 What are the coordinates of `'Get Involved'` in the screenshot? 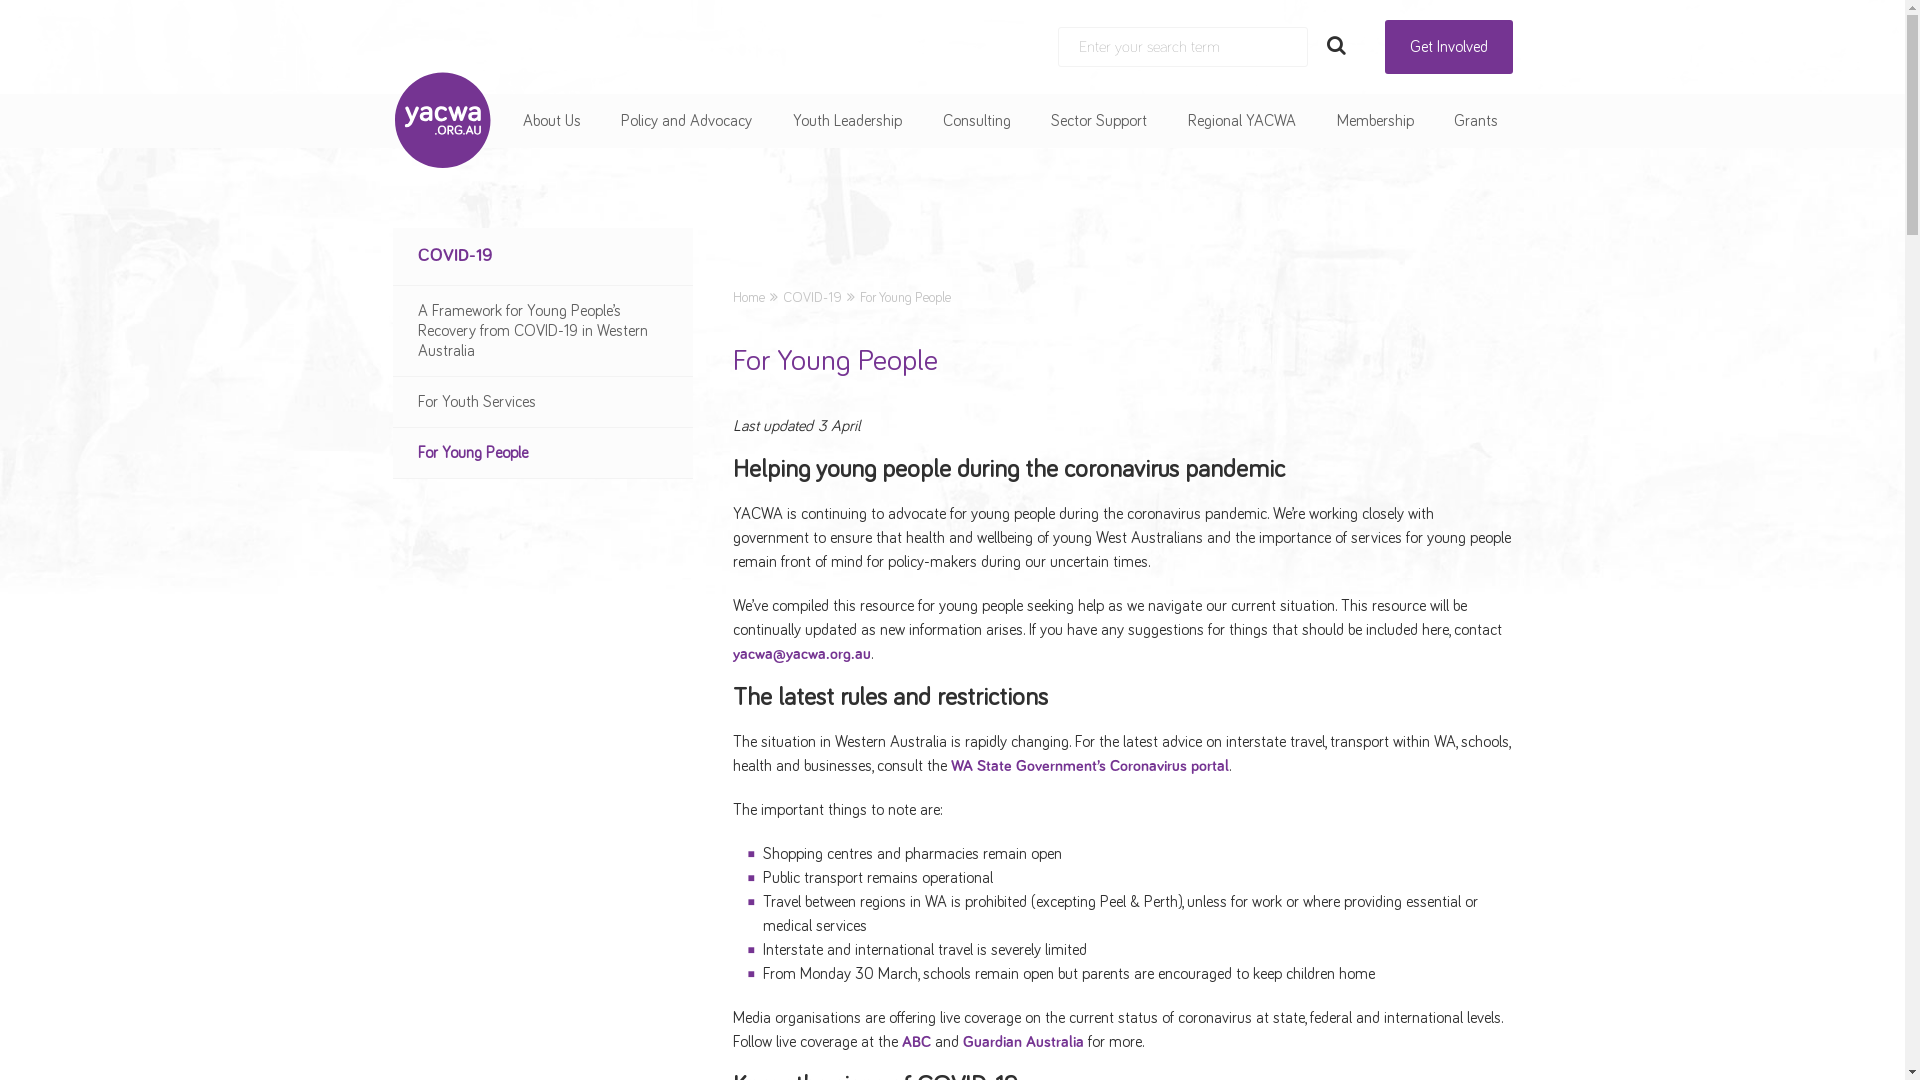 It's located at (1448, 45).